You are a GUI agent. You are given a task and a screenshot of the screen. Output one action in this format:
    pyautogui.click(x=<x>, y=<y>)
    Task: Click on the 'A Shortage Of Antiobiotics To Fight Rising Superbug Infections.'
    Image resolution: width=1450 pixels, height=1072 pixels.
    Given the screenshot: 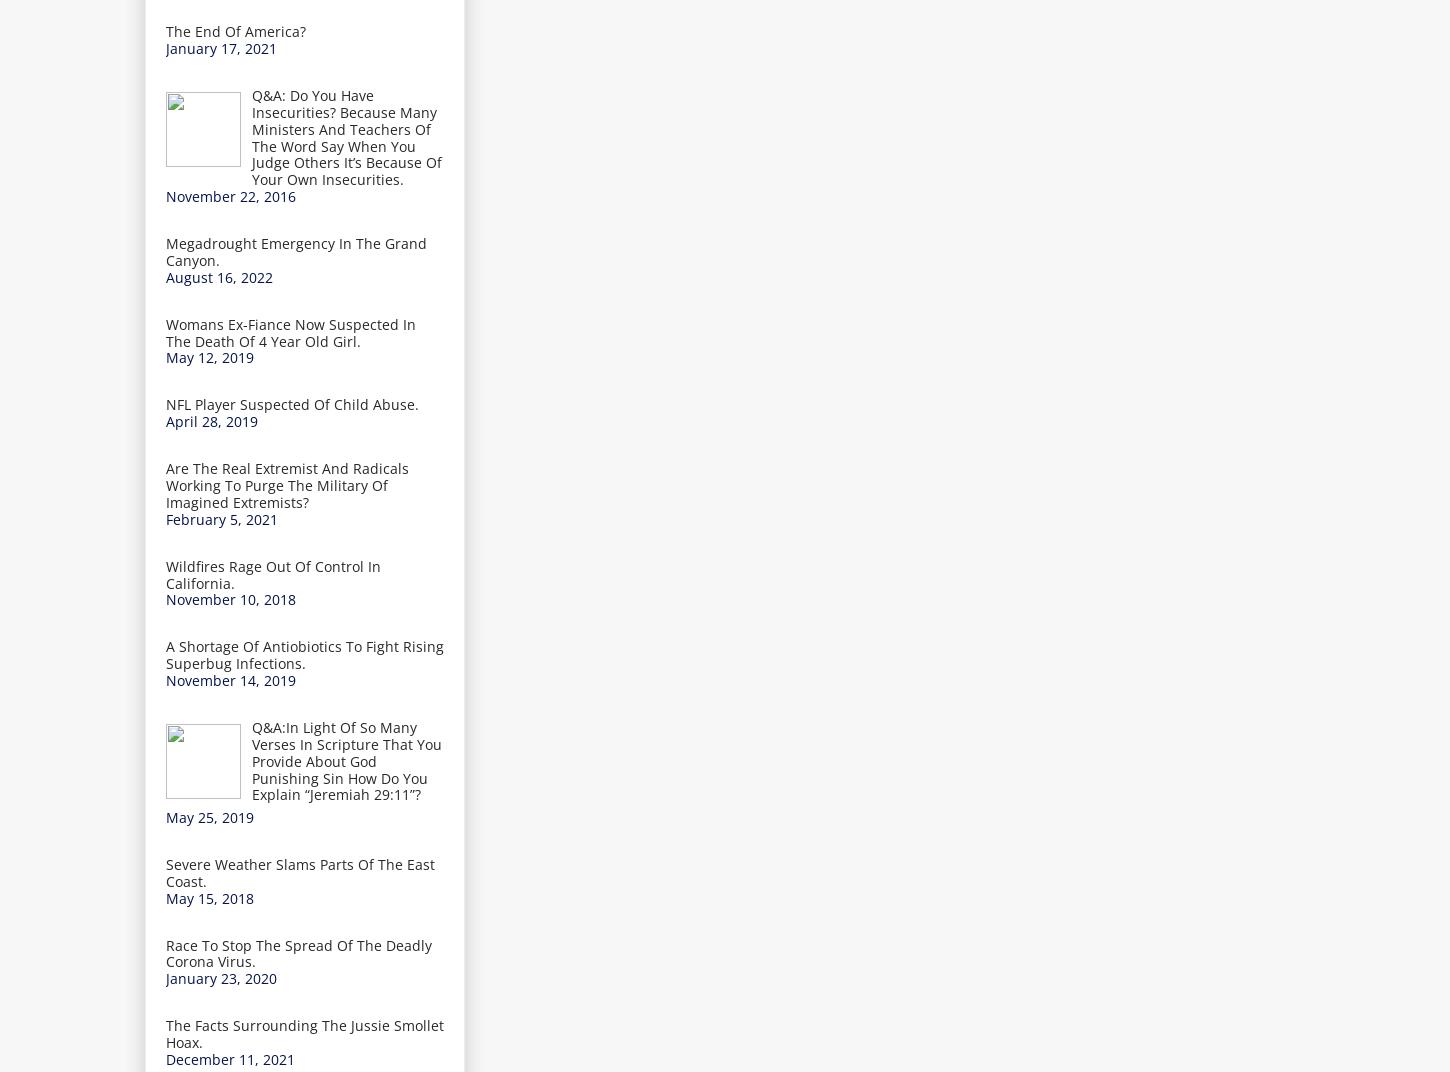 What is the action you would take?
    pyautogui.click(x=304, y=654)
    